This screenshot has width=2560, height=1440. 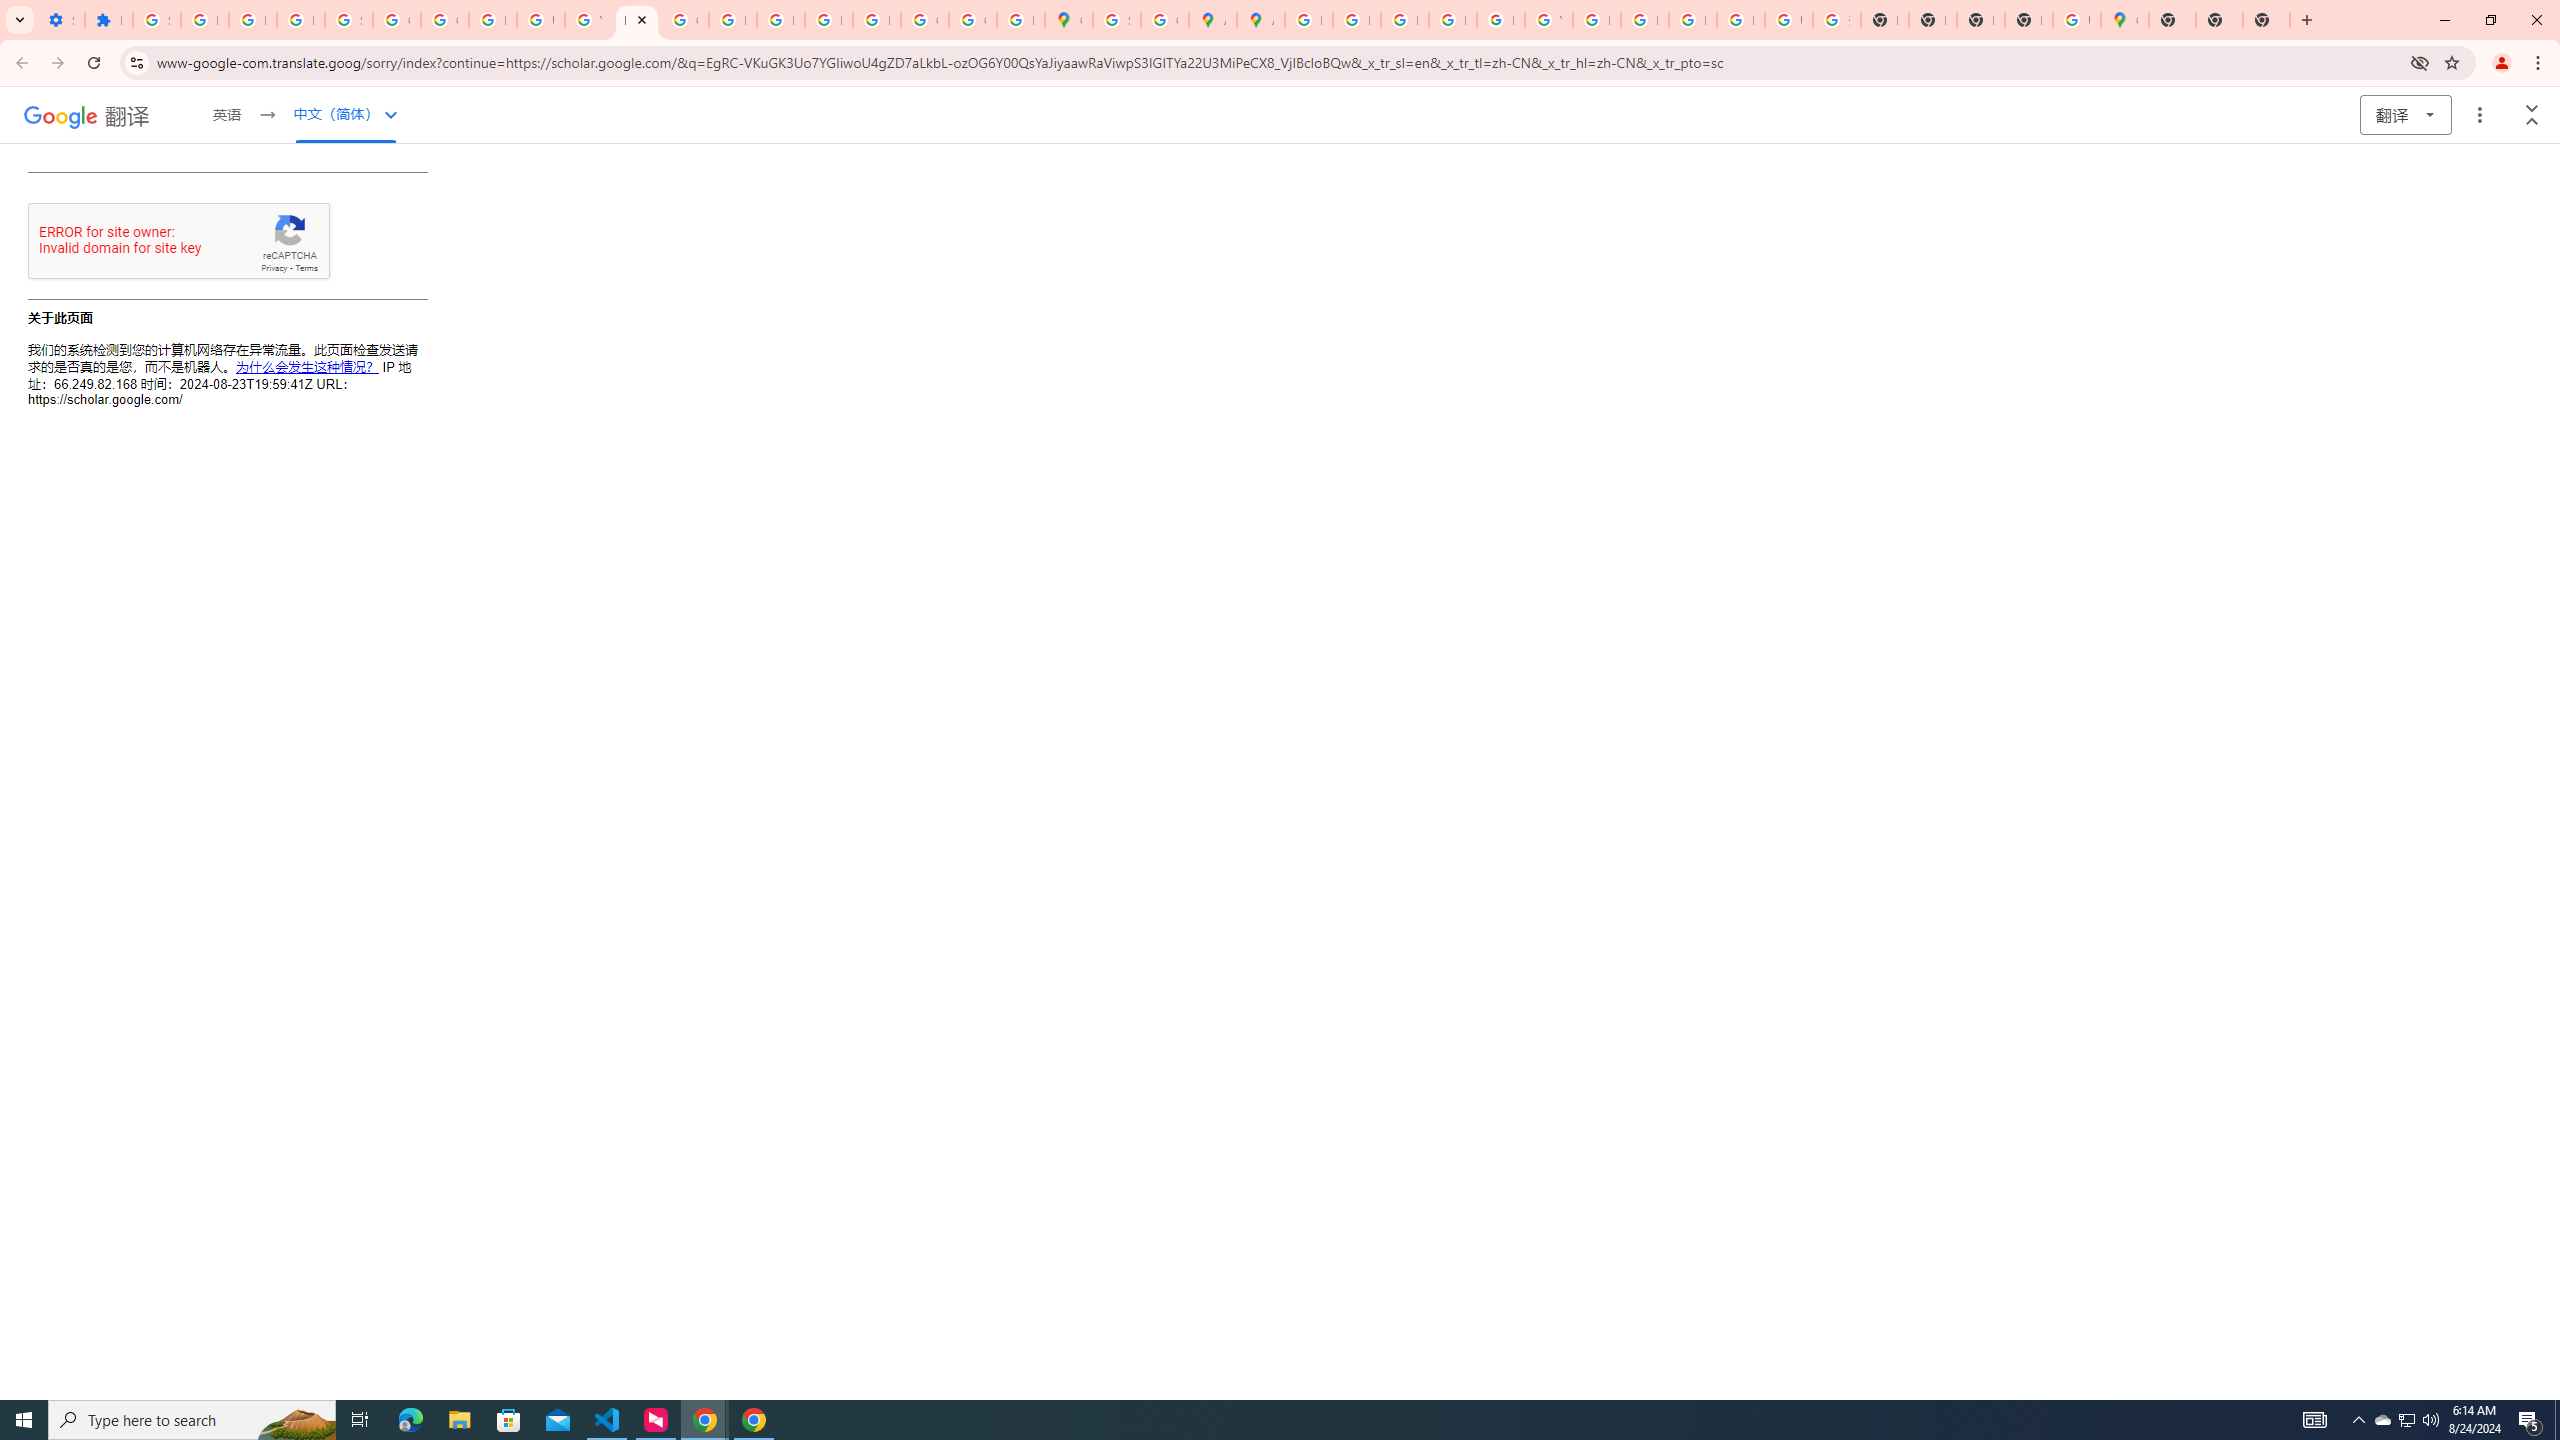 What do you see at coordinates (1308, 19) in the screenshot?
I see `'Policy Accountability and Transparency - Transparency Center'` at bounding box center [1308, 19].